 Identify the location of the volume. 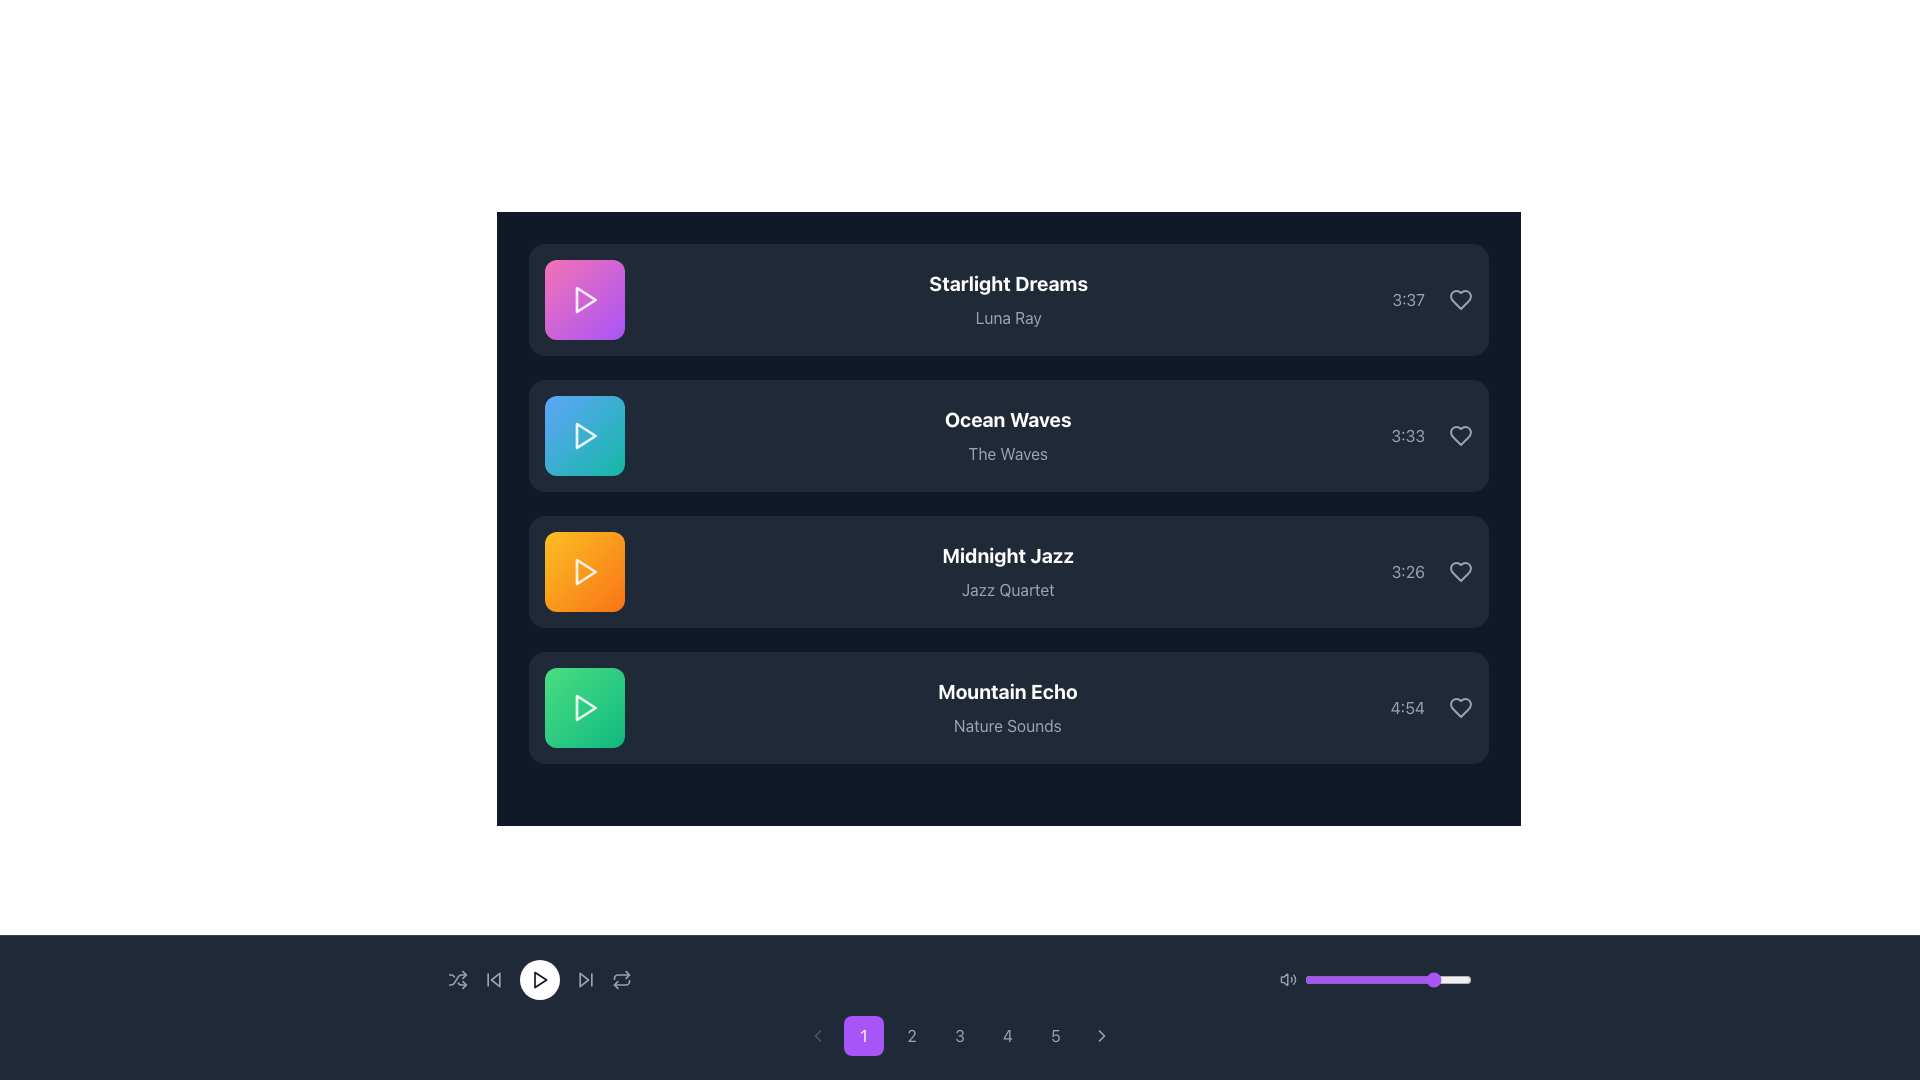
(1457, 978).